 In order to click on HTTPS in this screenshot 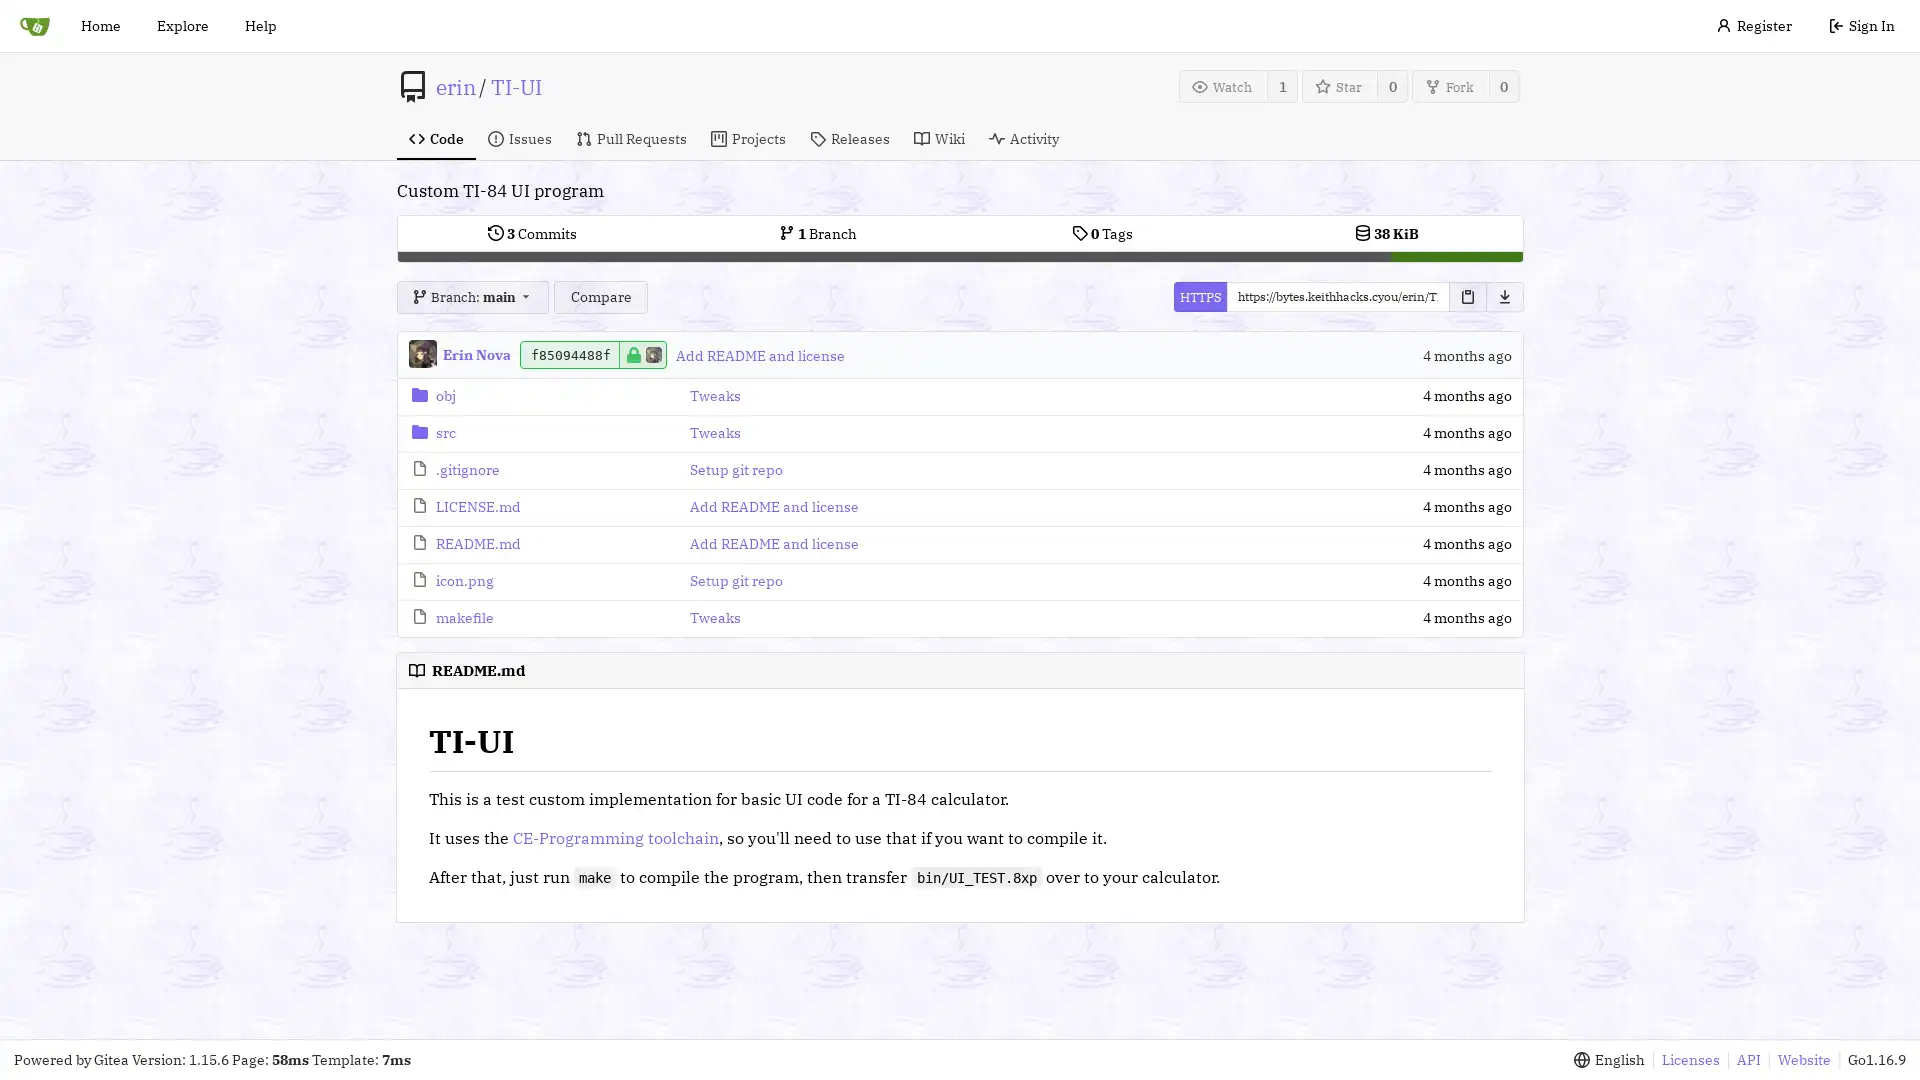, I will do `click(1199, 297)`.